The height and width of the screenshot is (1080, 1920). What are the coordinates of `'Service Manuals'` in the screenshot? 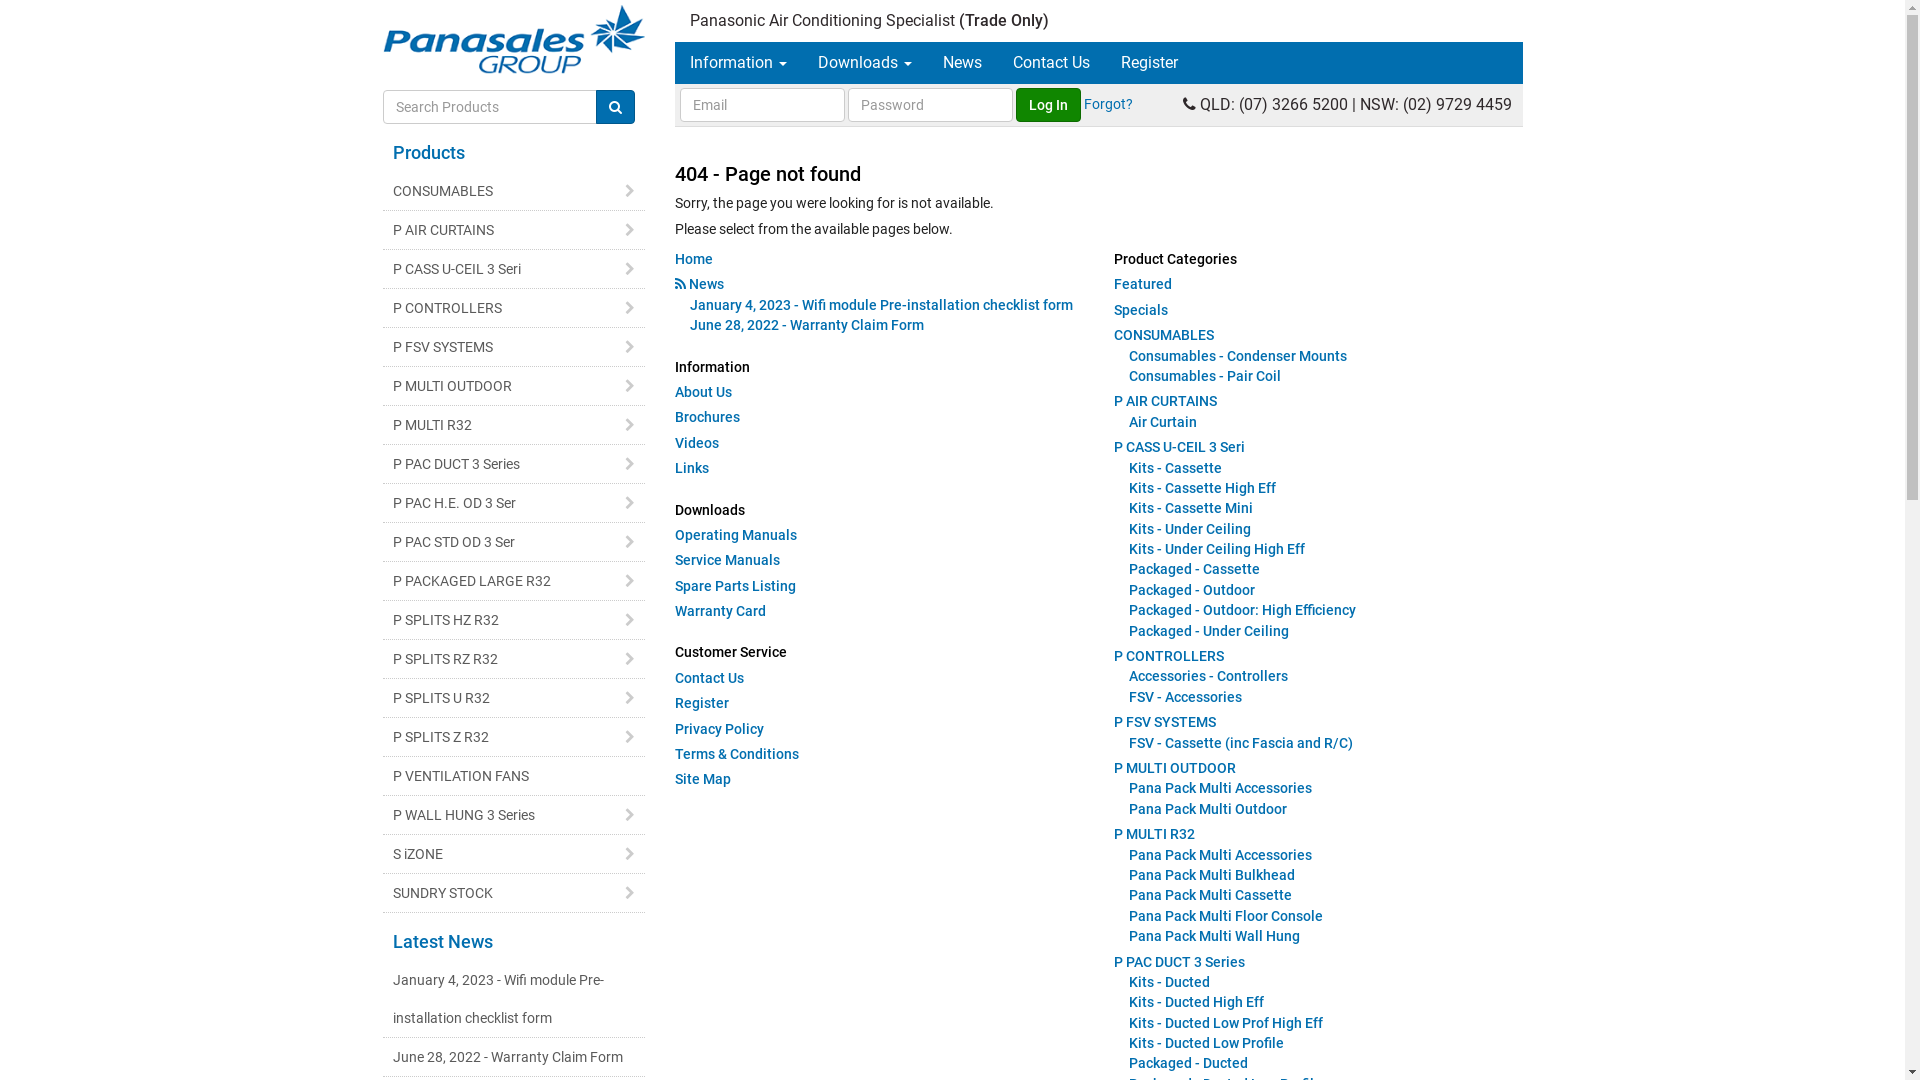 It's located at (726, 559).